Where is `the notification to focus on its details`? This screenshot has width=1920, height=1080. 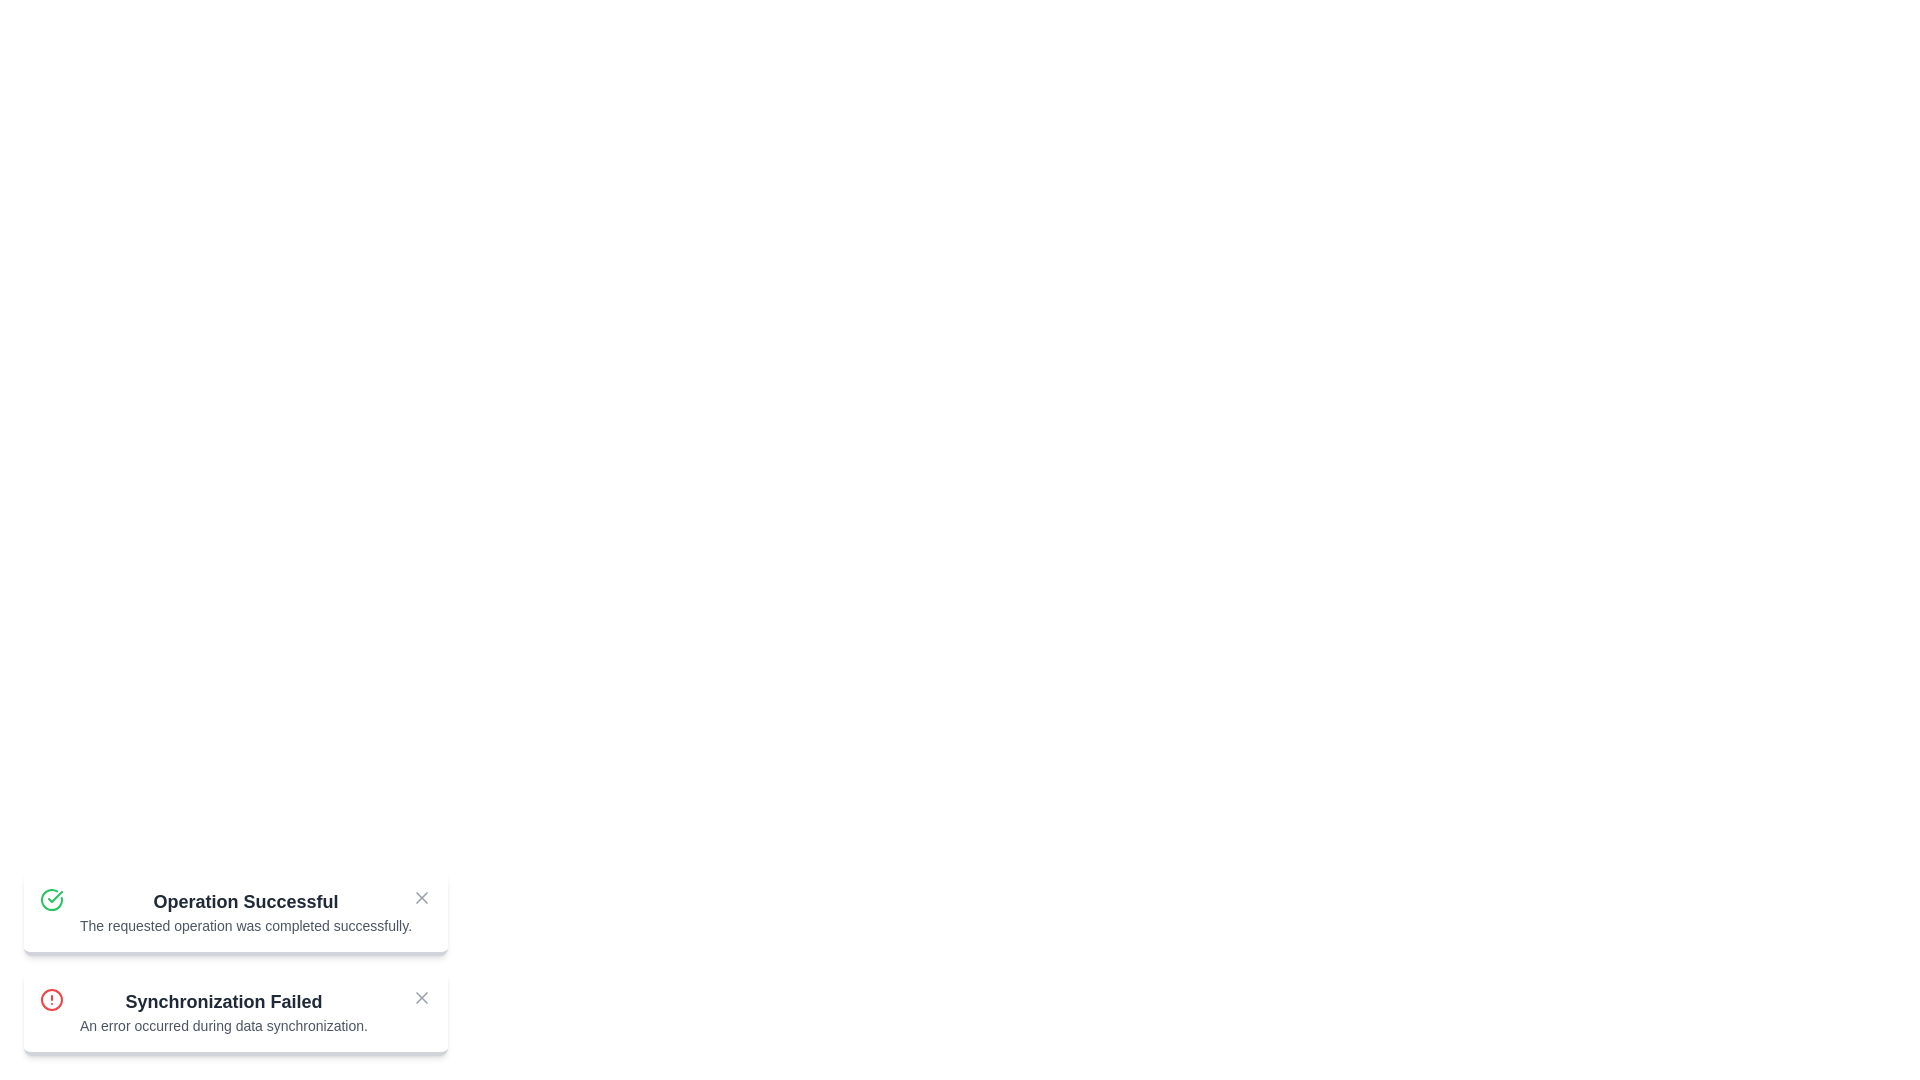
the notification to focus on its details is located at coordinates (235, 914).